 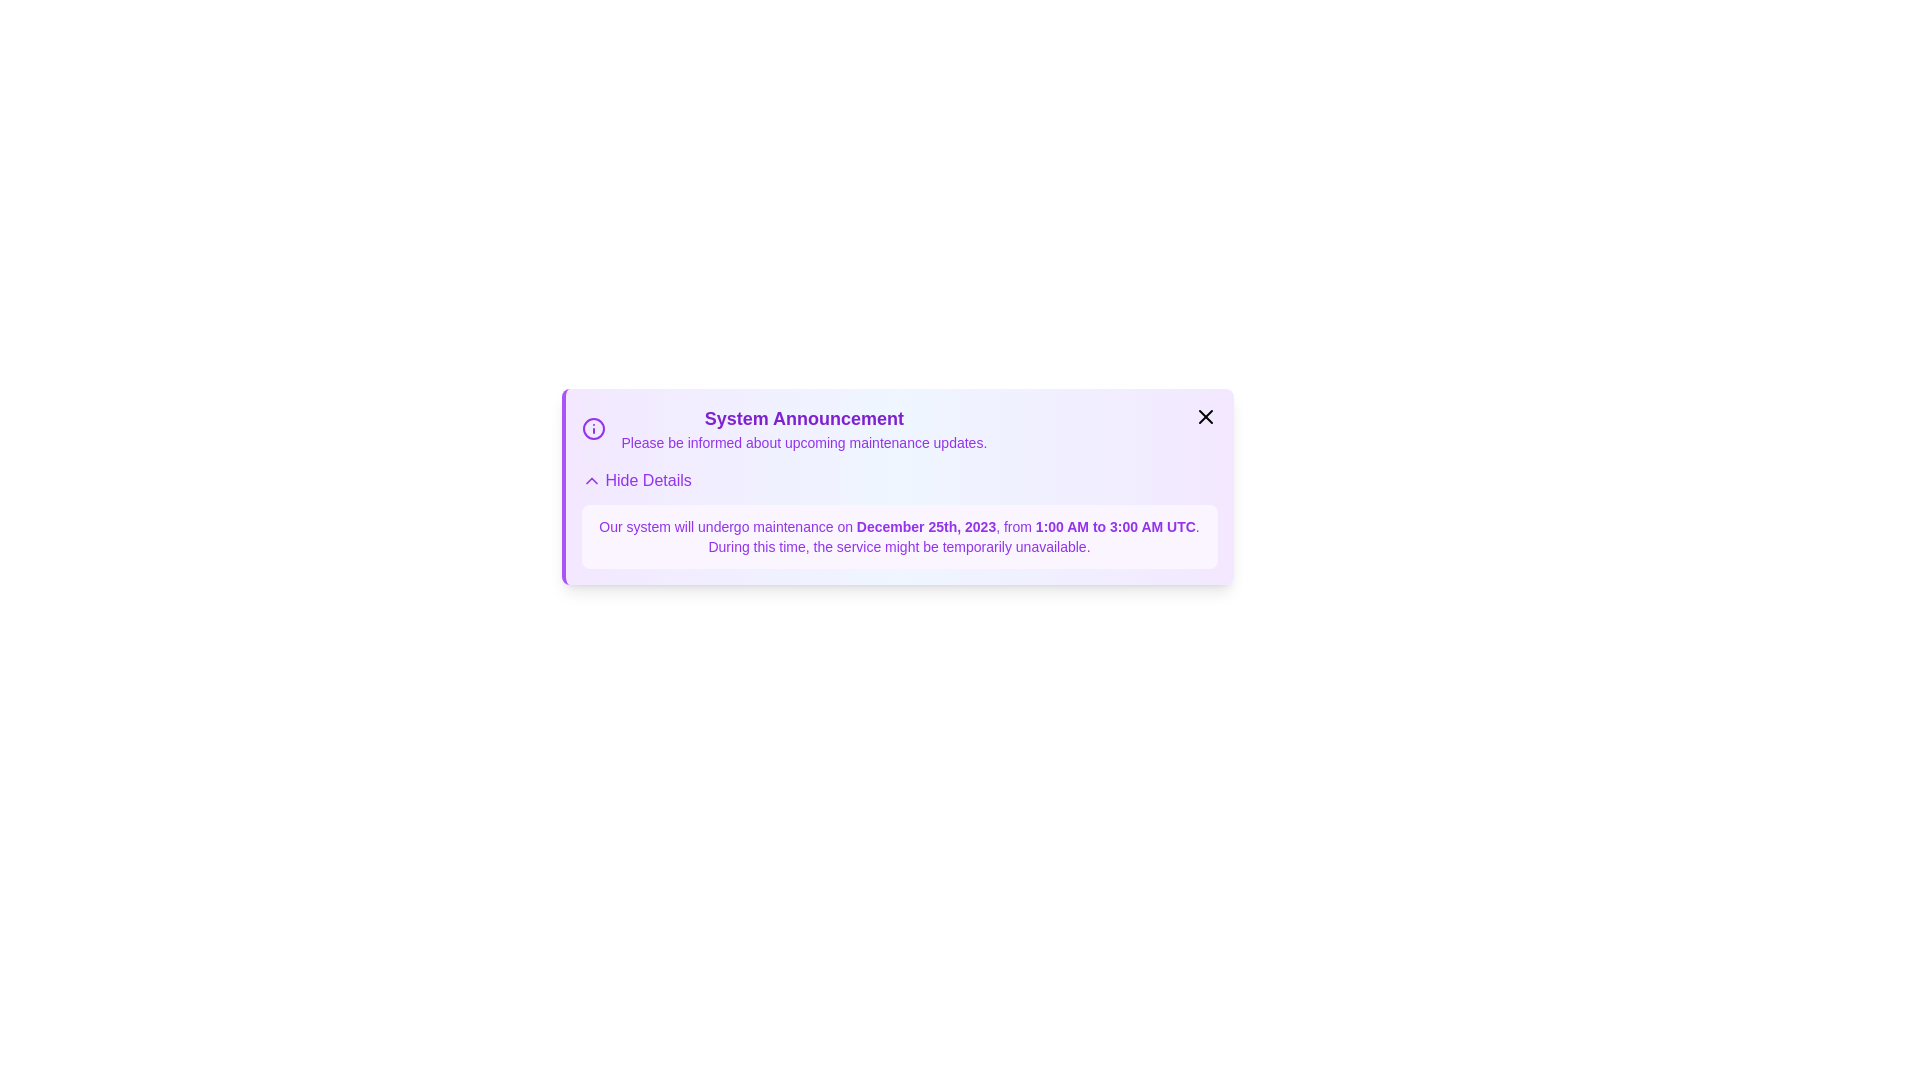 What do you see at coordinates (590, 481) in the screenshot?
I see `the SVG Icon located within the notification interface, which serves as a button for collapsing or hiding additional details, positioned directly to the left of the text 'Hide Details'` at bounding box center [590, 481].